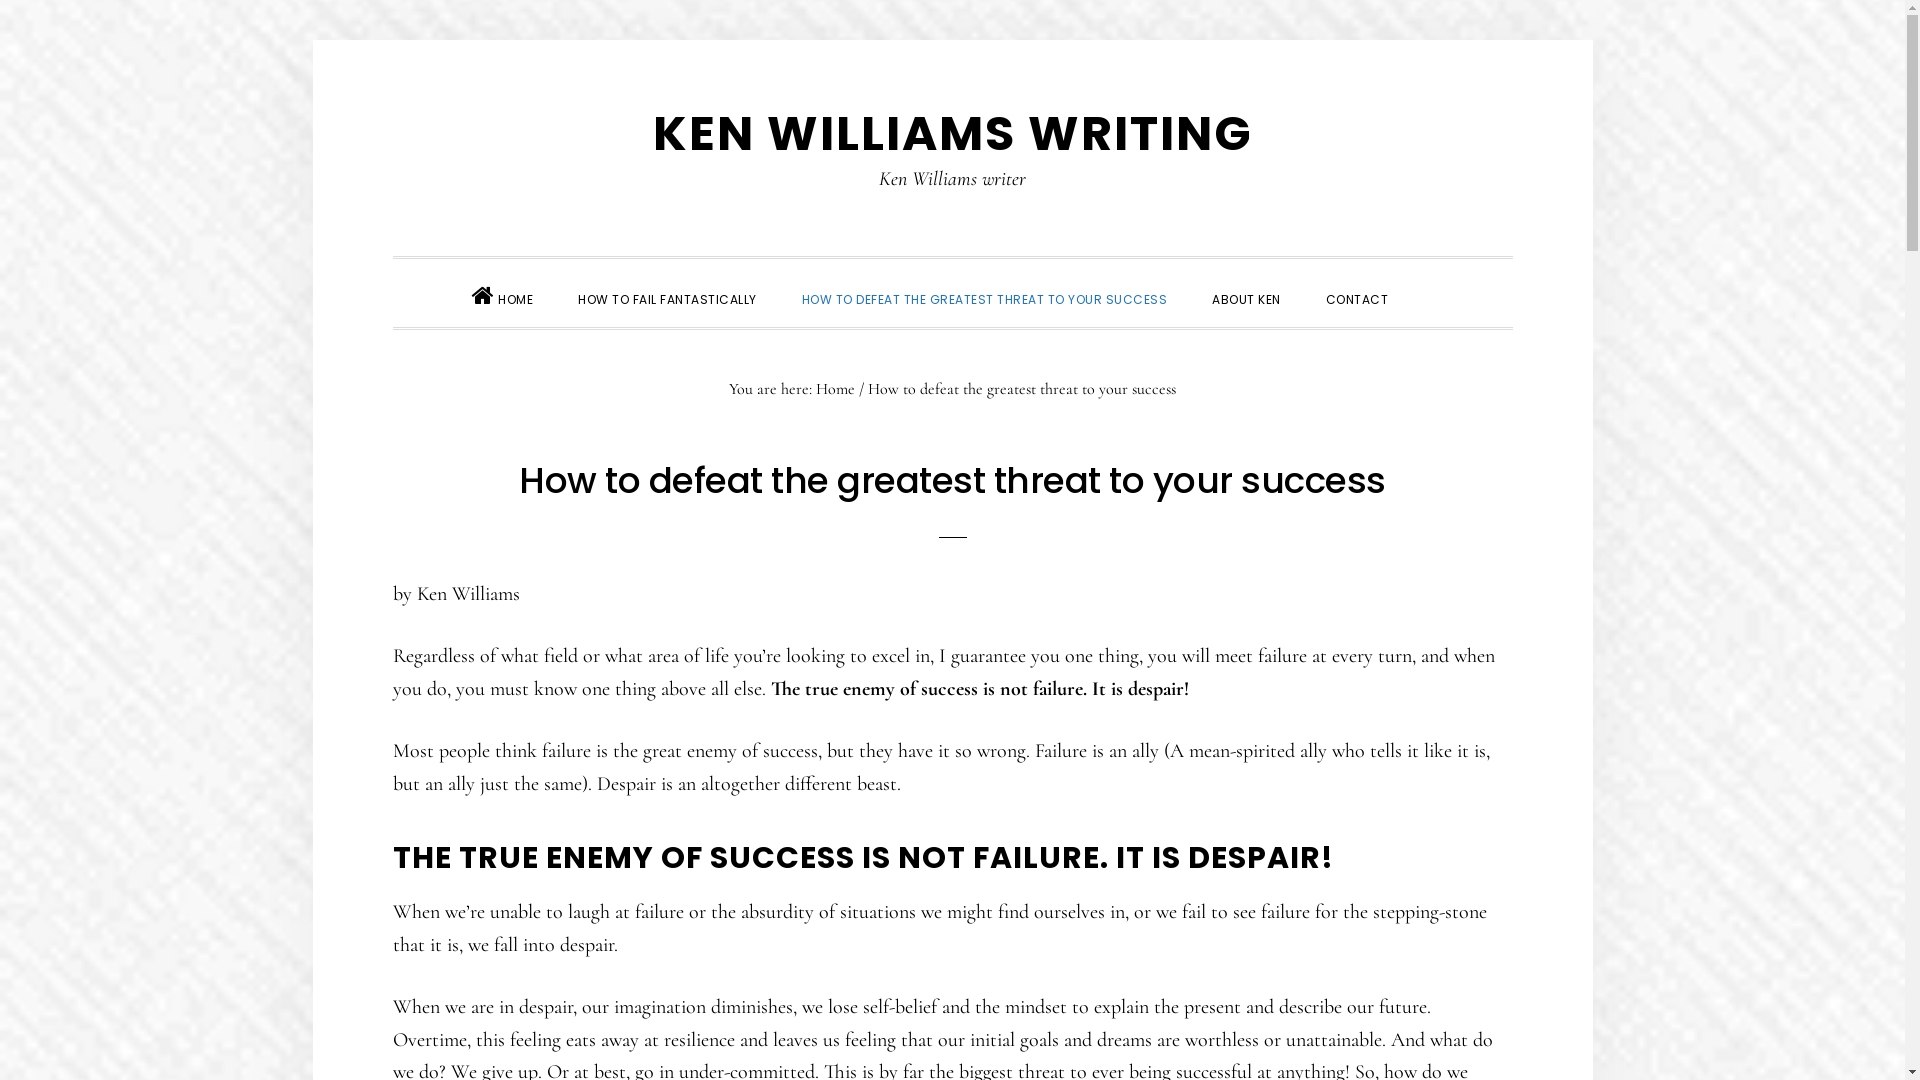 This screenshot has height=1080, width=1920. What do you see at coordinates (984, 297) in the screenshot?
I see `'HOW TO DEFEAT THE GREATEST THREAT TO YOUR SUCCESS'` at bounding box center [984, 297].